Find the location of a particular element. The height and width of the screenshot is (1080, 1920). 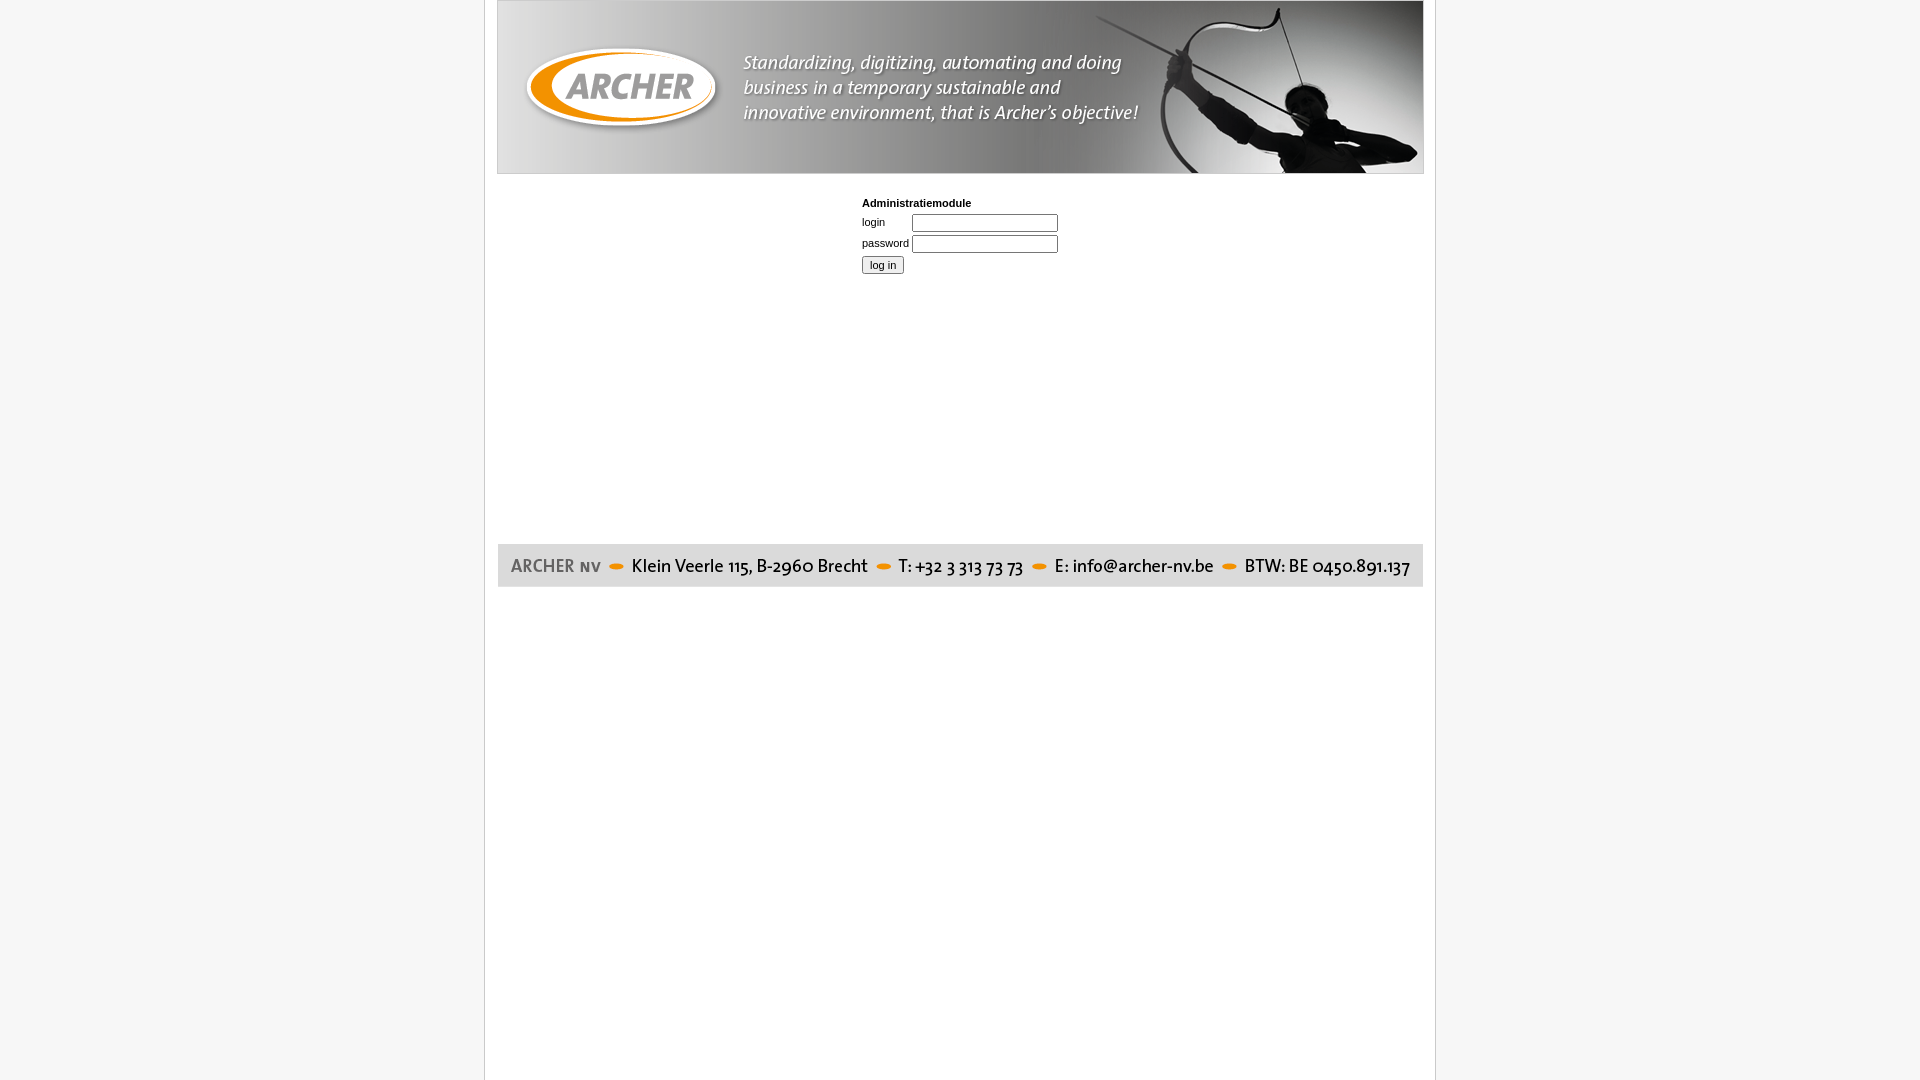

'log in' is located at coordinates (882, 264).